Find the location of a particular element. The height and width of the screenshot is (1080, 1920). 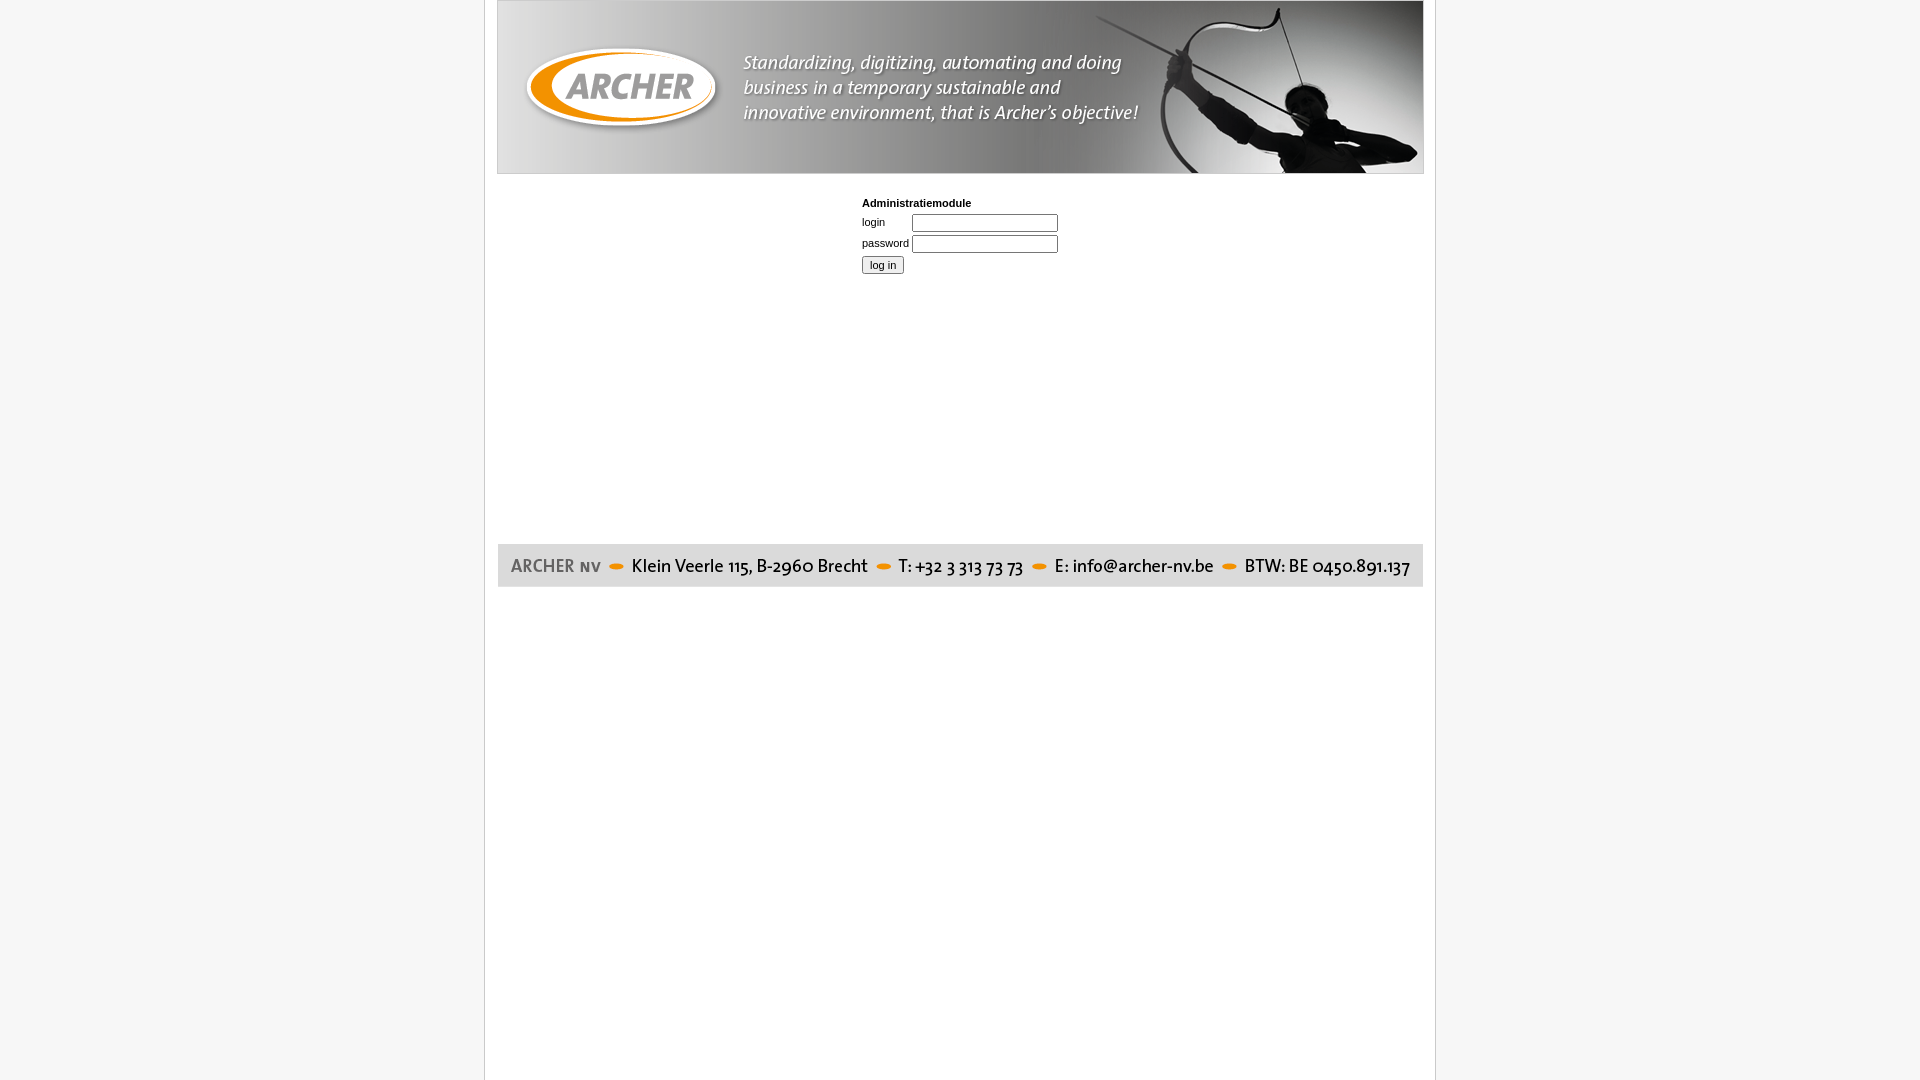

'log in' is located at coordinates (882, 264).